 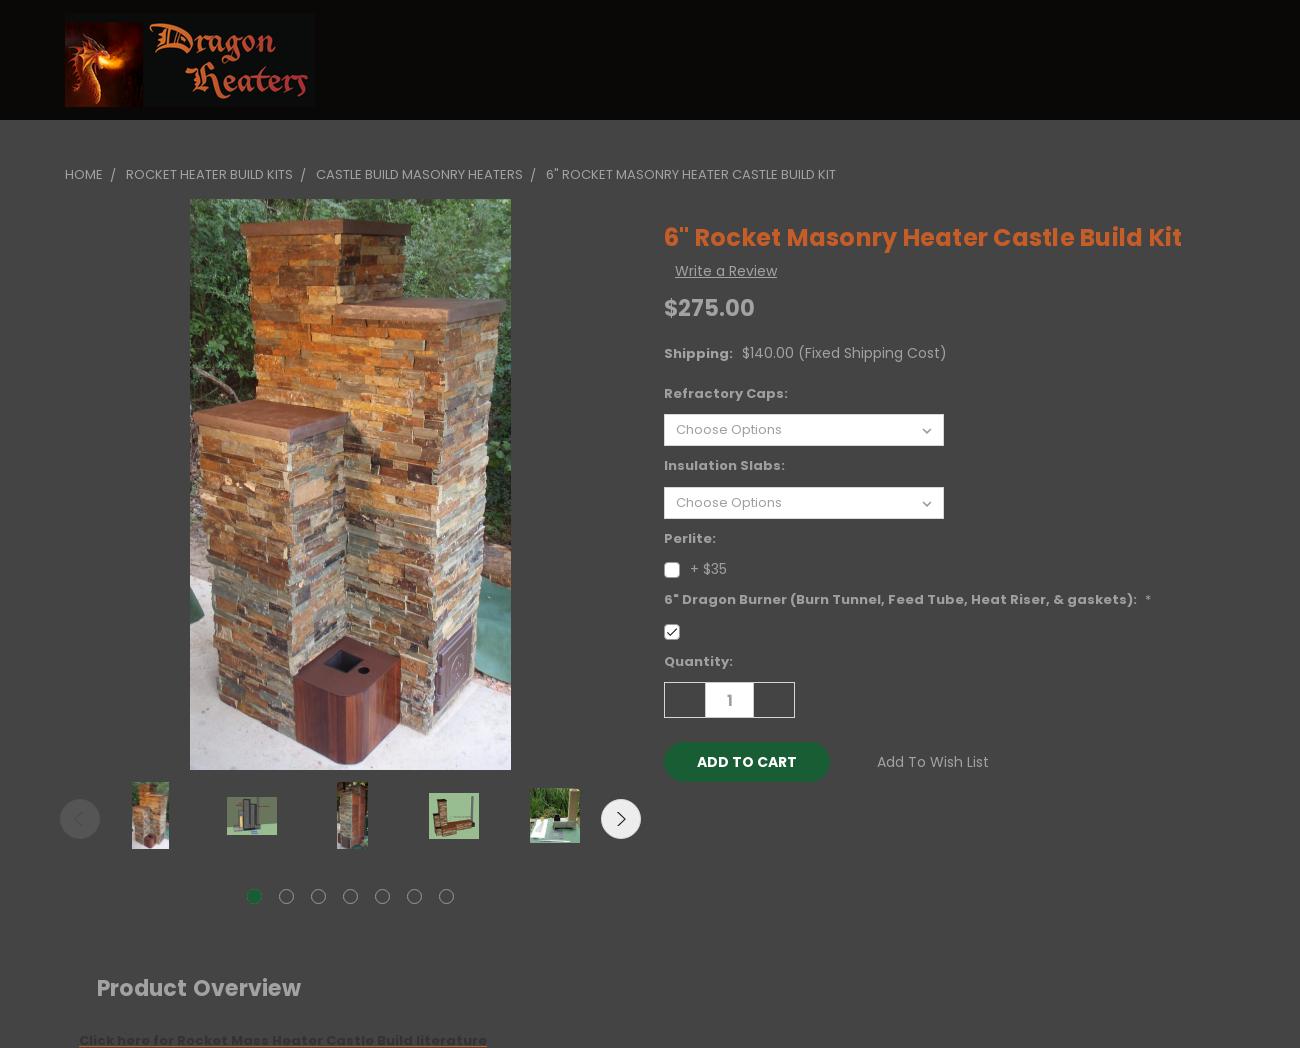 I want to click on 'Customers Also Viewed', so click(x=715, y=720).